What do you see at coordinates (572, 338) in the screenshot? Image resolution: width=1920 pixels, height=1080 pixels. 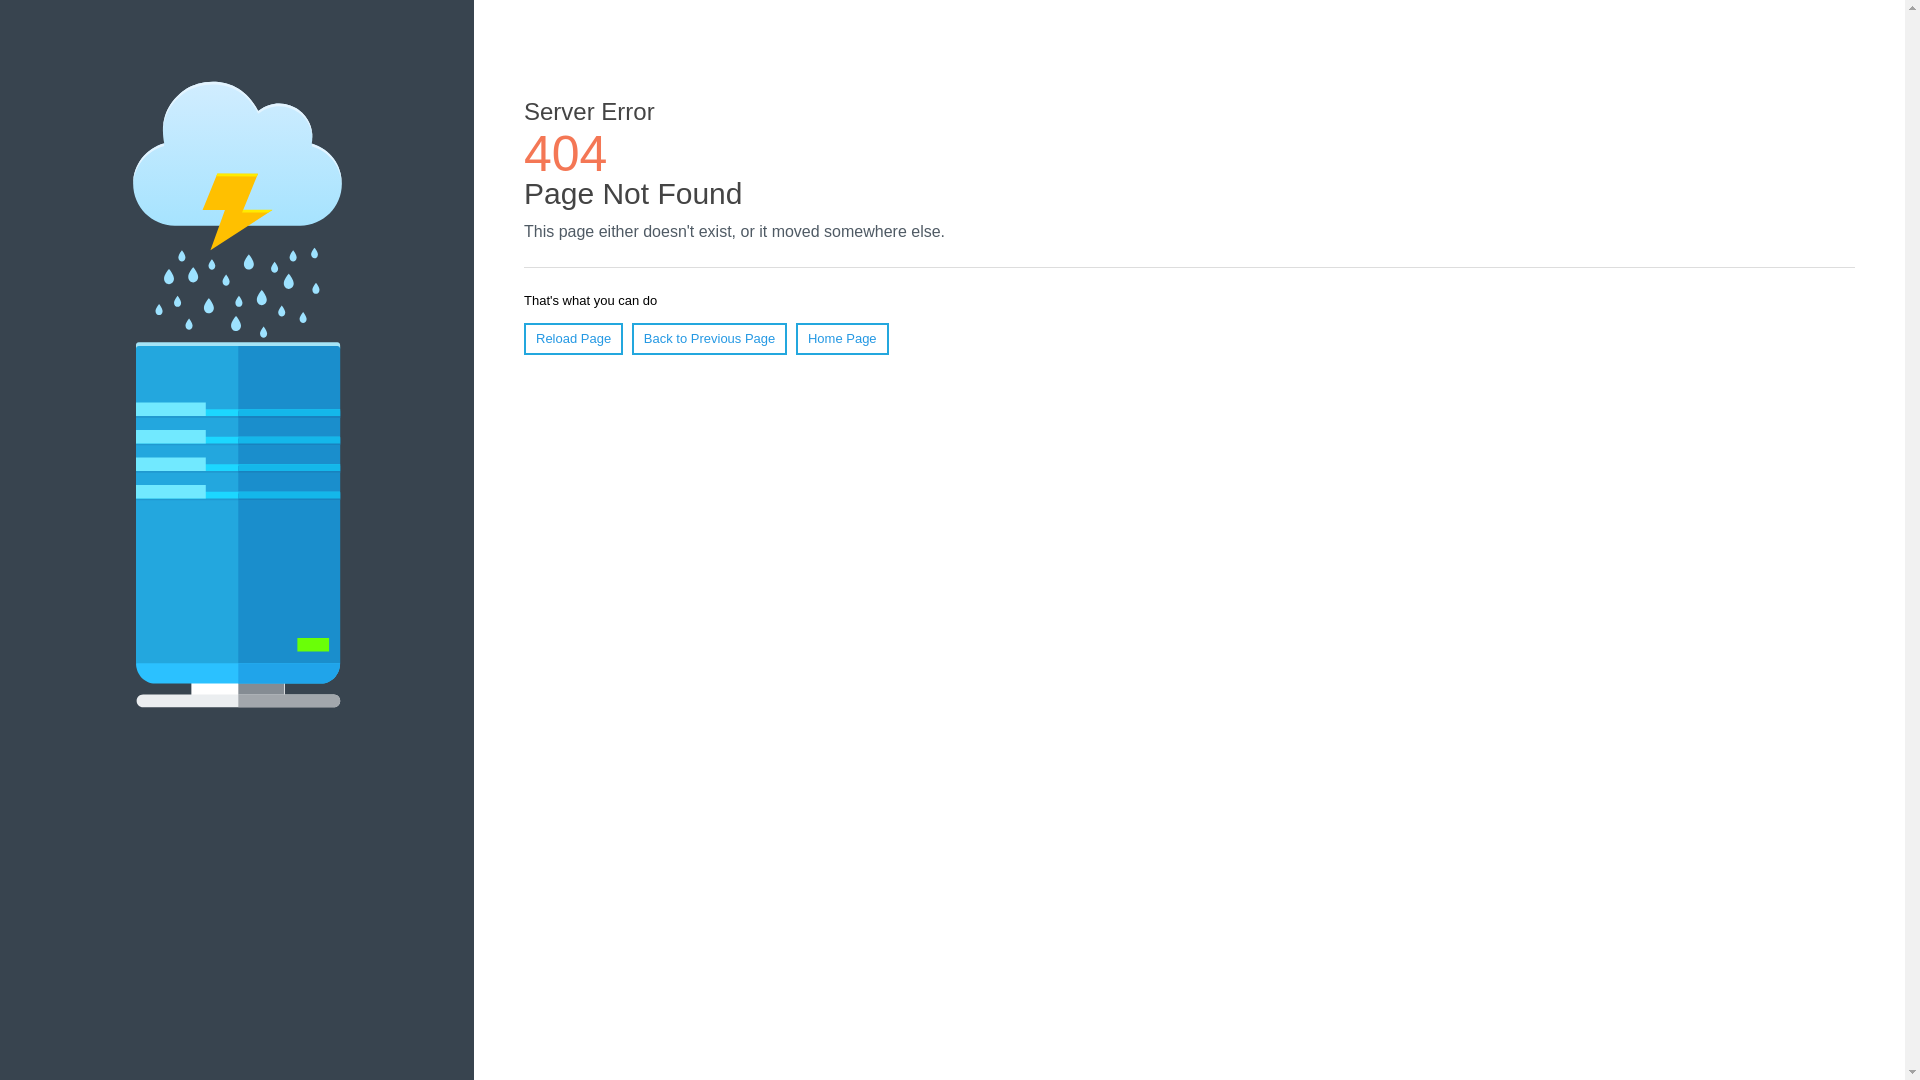 I see `'Reload Page'` at bounding box center [572, 338].